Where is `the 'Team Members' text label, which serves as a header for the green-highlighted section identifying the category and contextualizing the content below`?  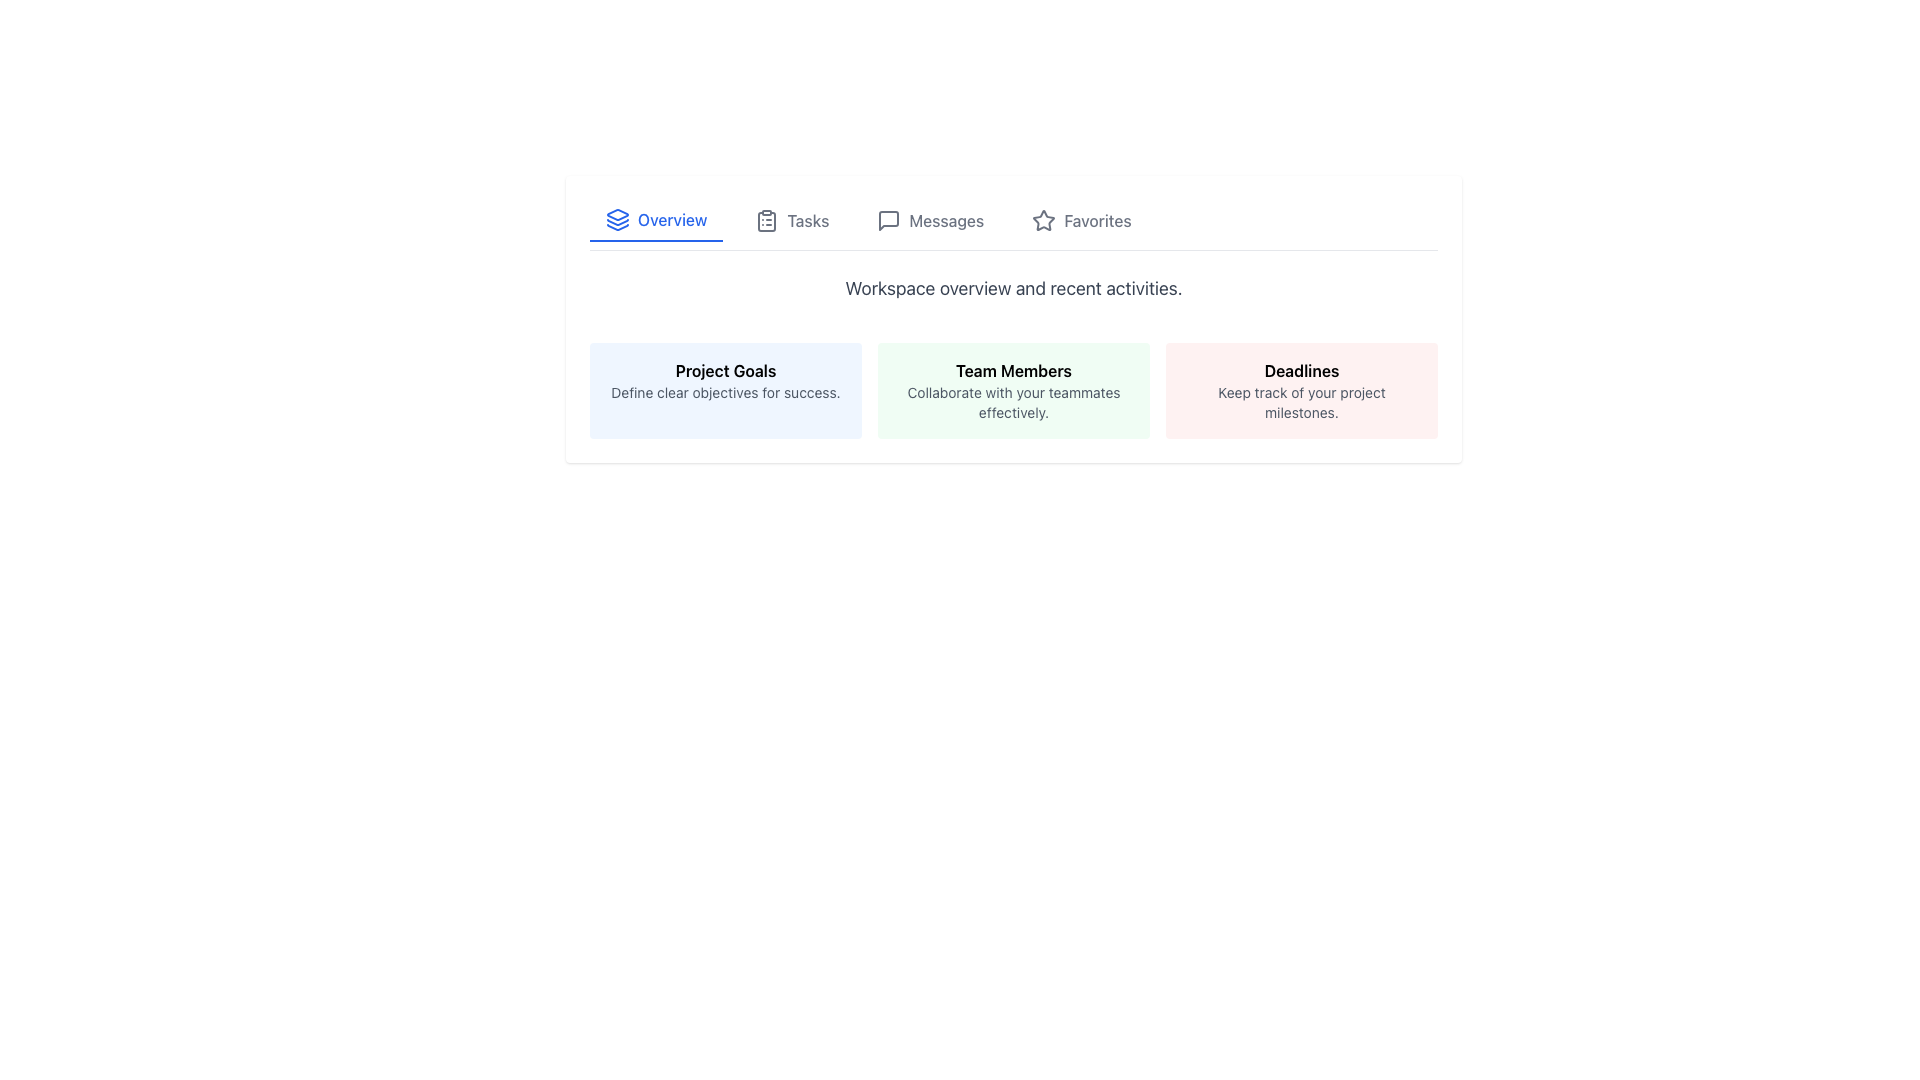
the 'Team Members' text label, which serves as a header for the green-highlighted section identifying the category and contextualizing the content below is located at coordinates (1013, 370).